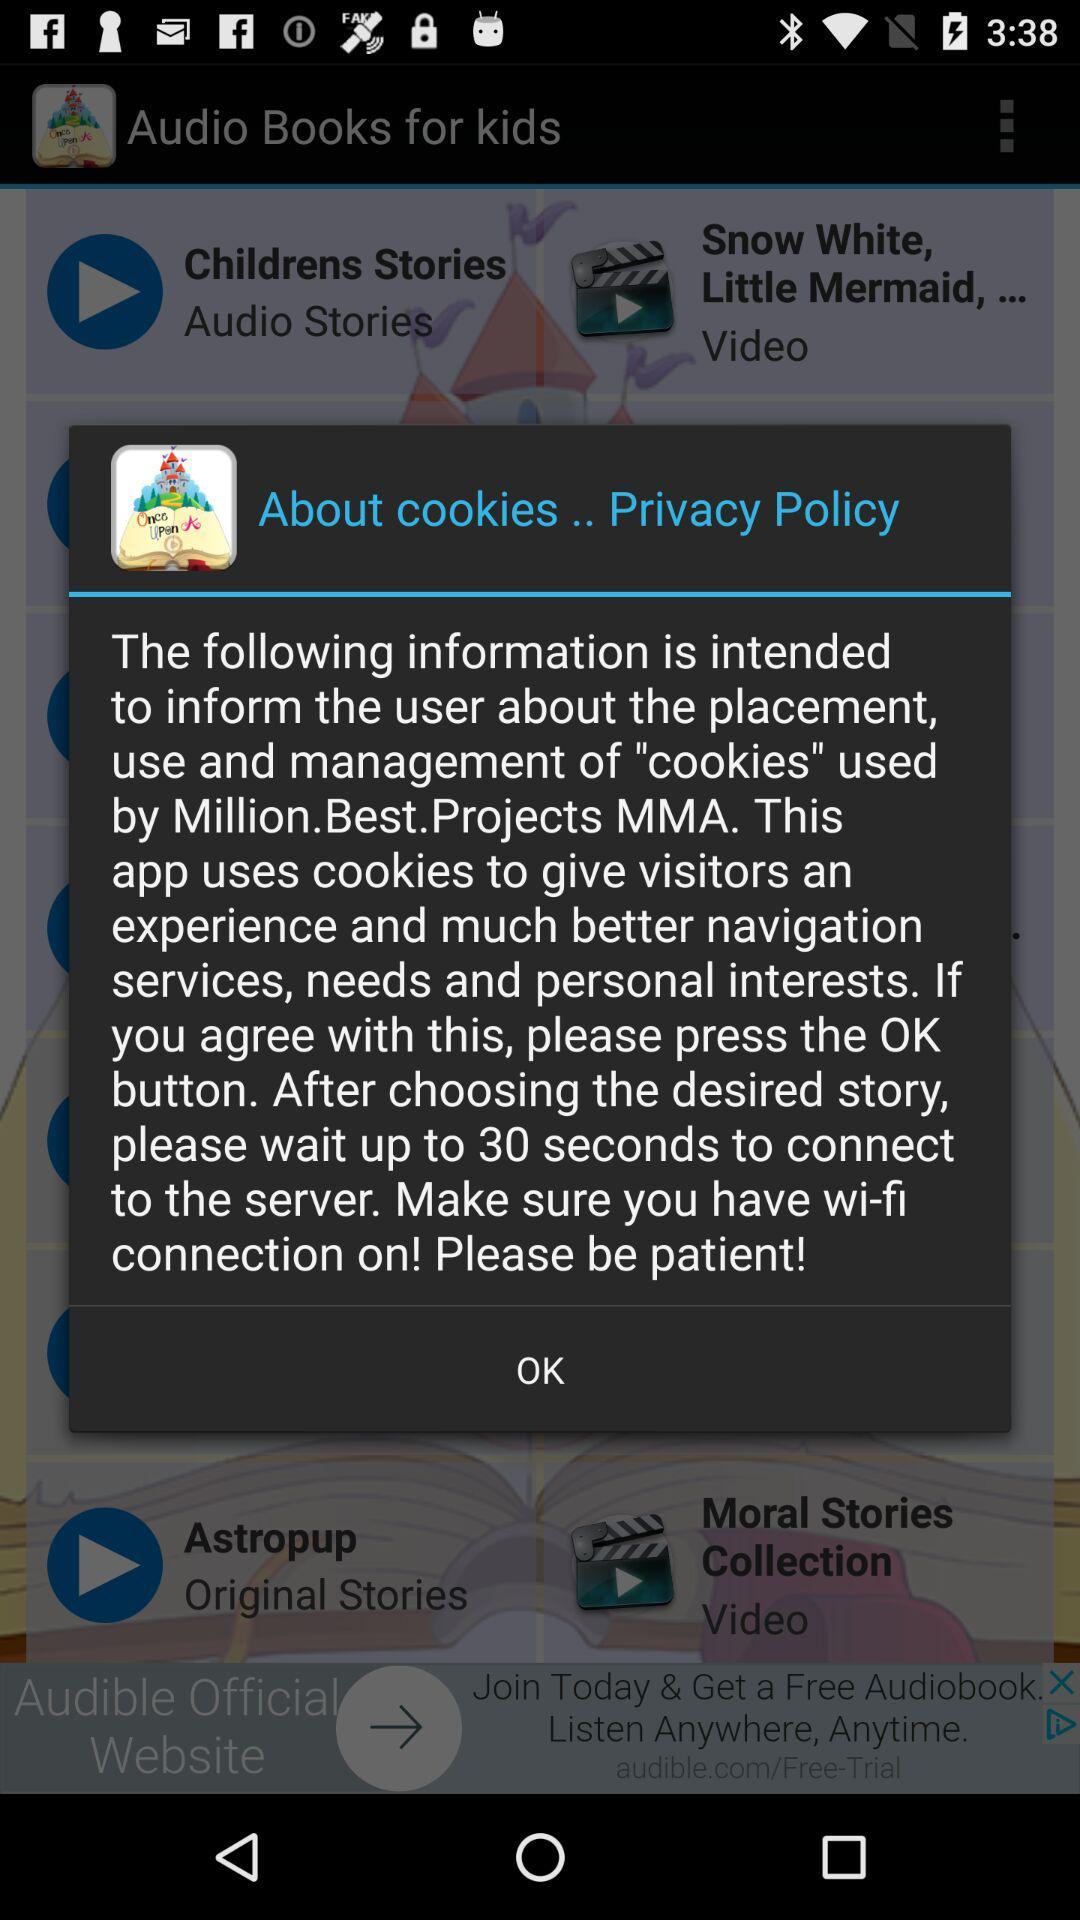 This screenshot has height=1920, width=1080. I want to click on the icon above the ok icon, so click(540, 949).